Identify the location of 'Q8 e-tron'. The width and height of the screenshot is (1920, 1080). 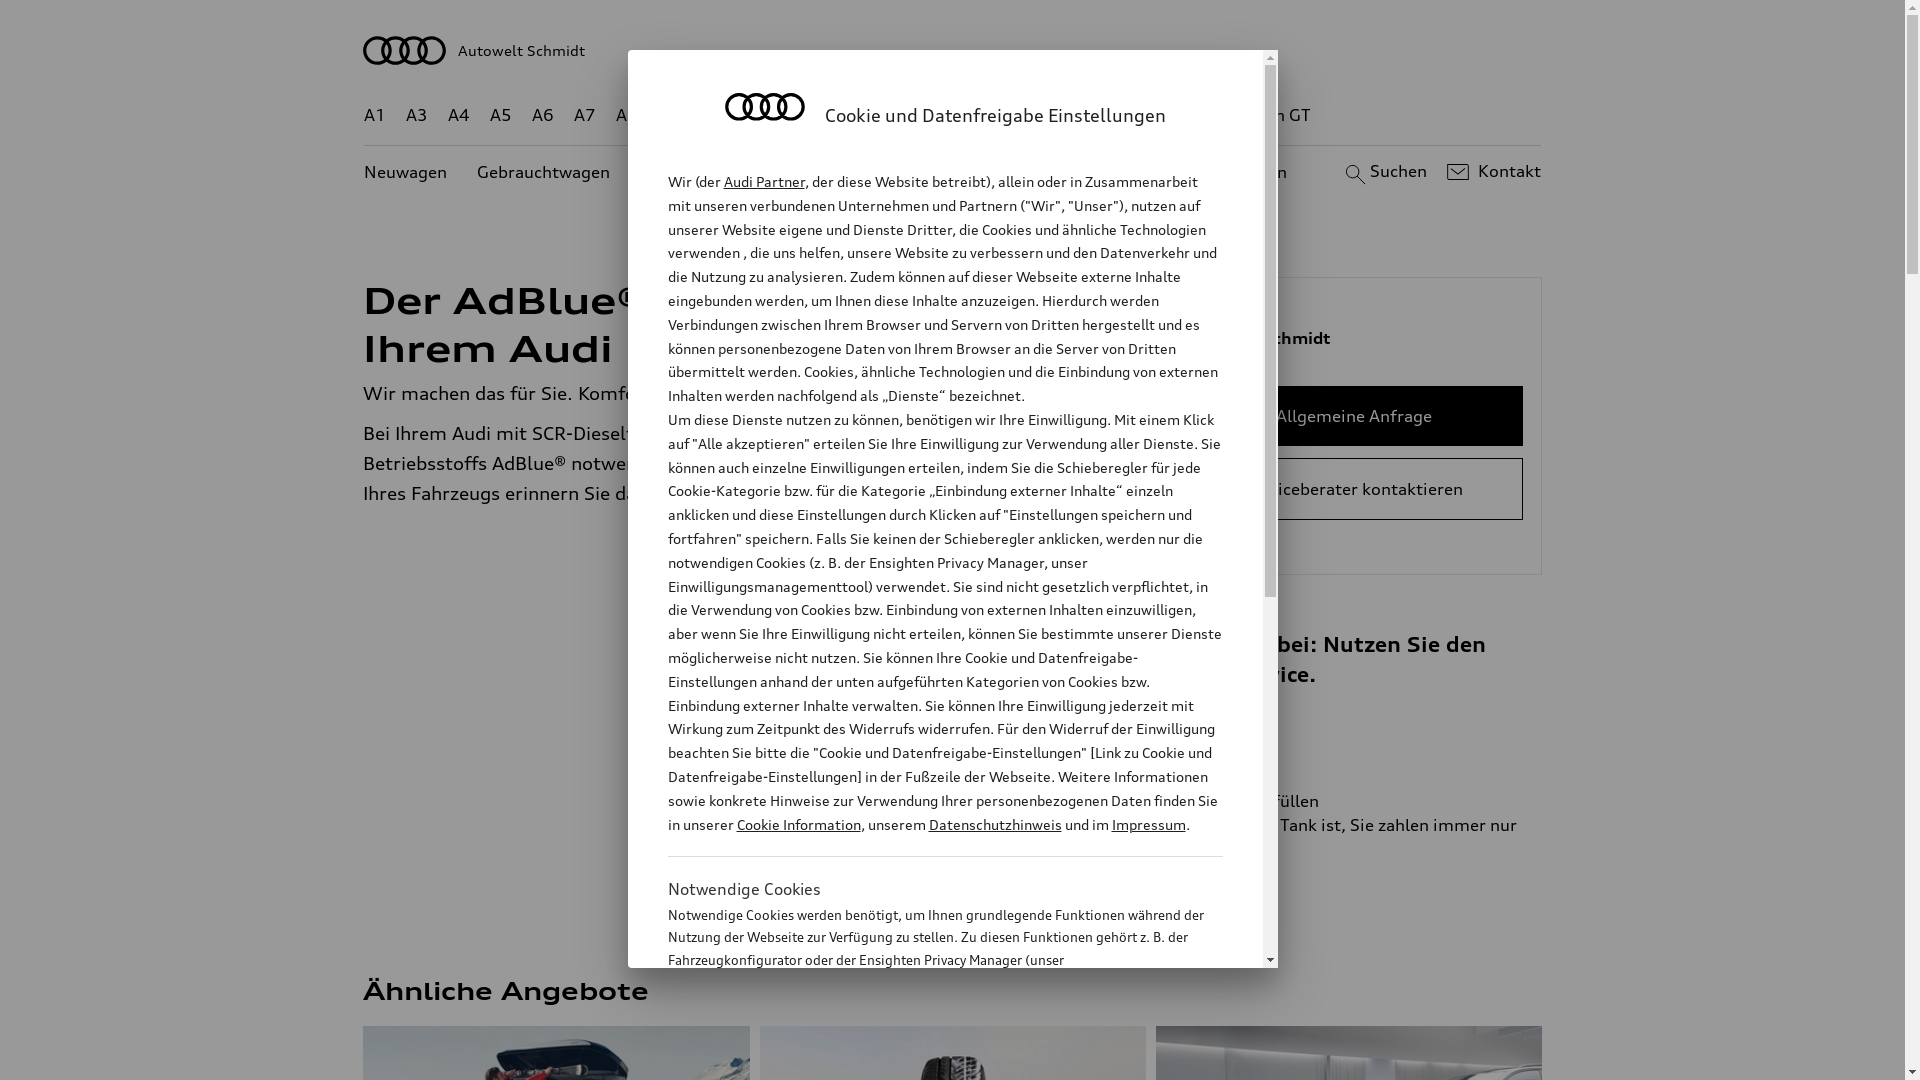
(1007, 115).